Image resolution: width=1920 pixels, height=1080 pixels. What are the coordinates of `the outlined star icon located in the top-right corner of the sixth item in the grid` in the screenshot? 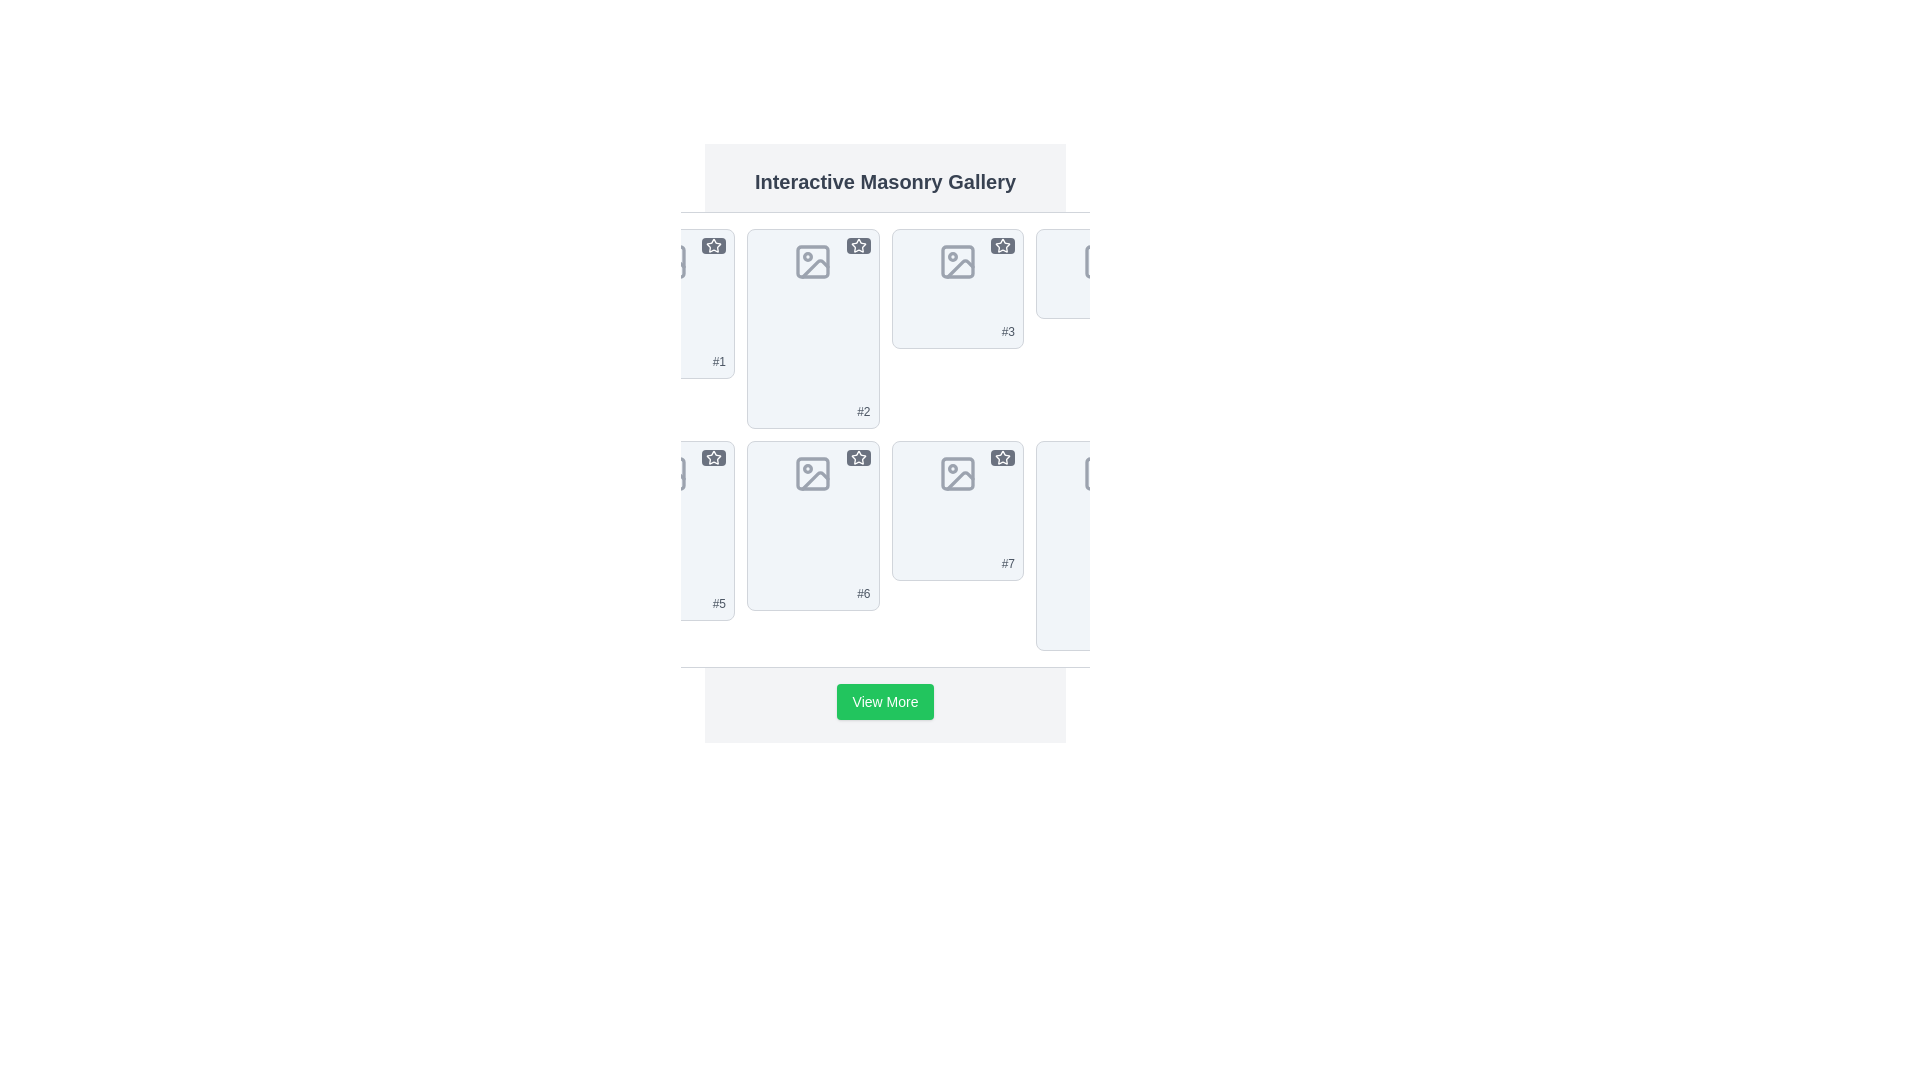 It's located at (858, 458).